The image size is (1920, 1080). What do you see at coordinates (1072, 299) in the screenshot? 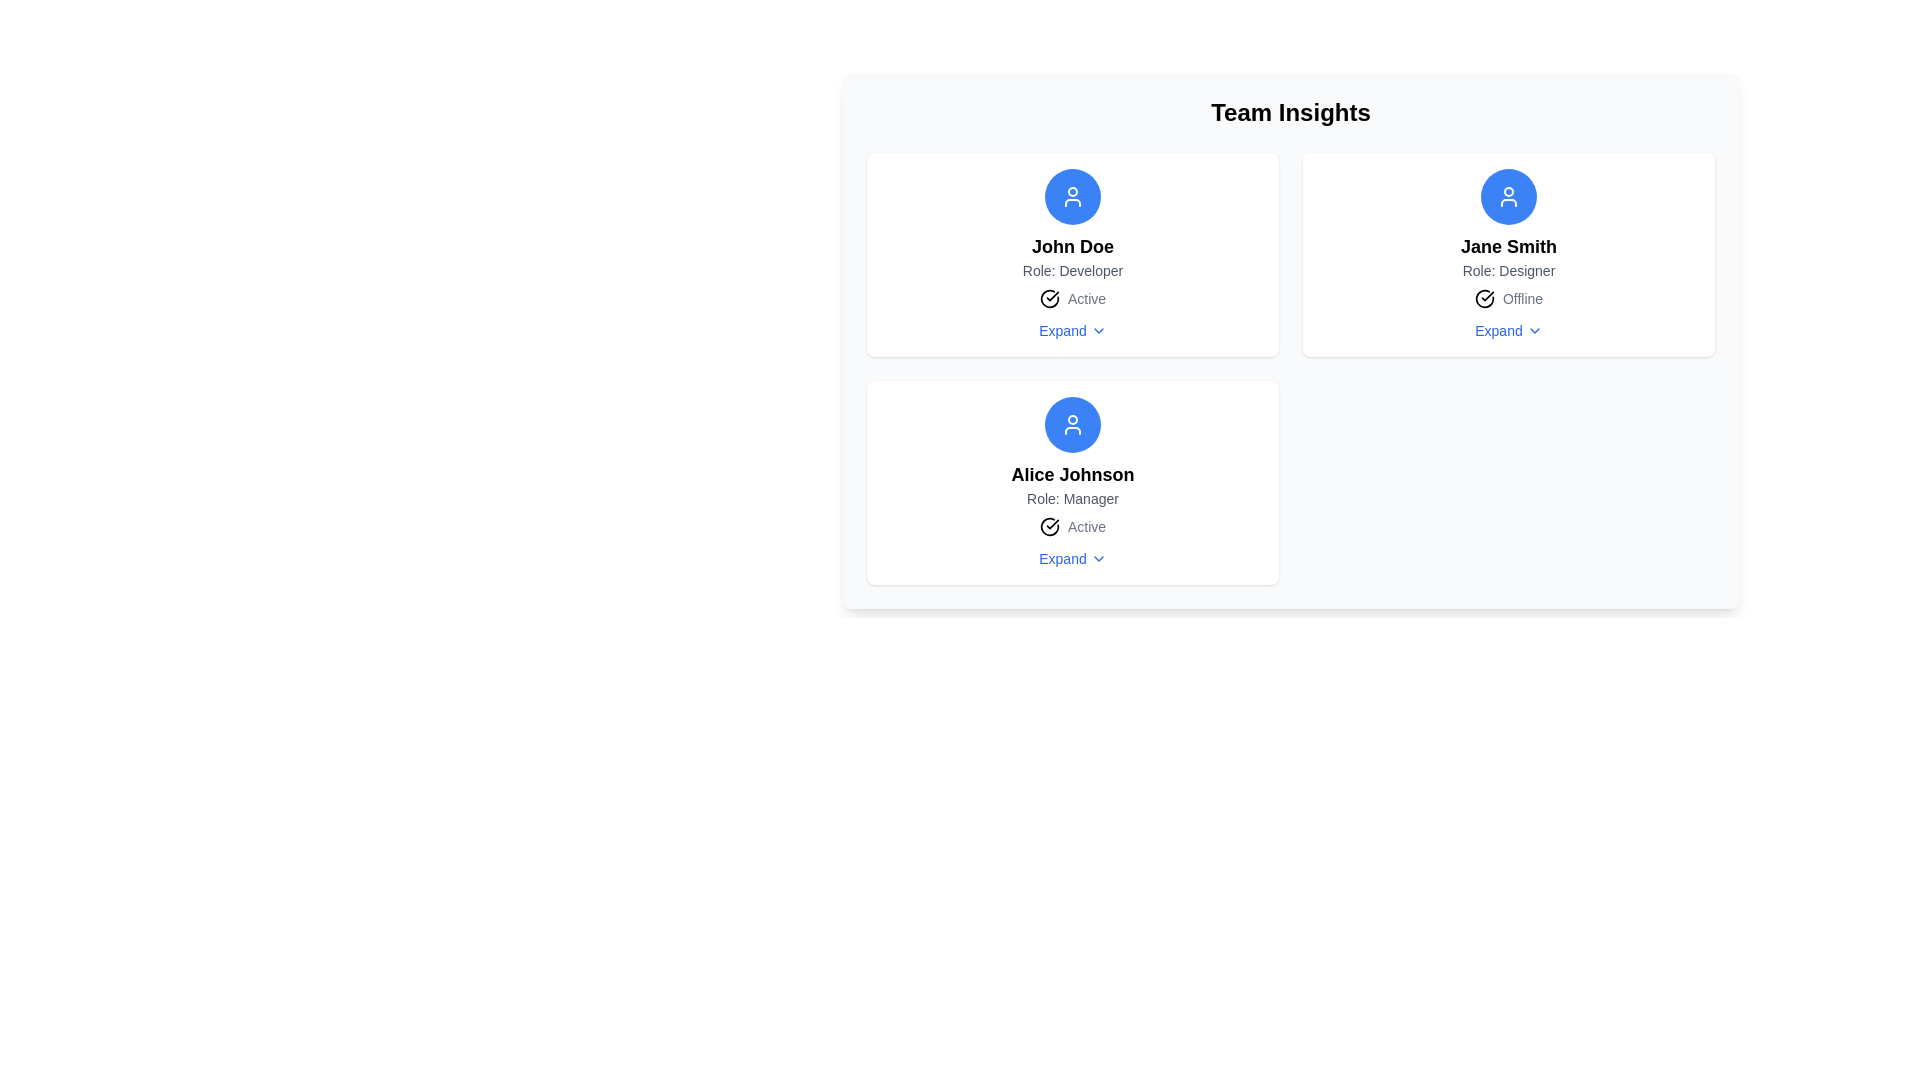
I see `the green circular Status Indicator with a checkmark indicating 'Active' located within John Doe's profile card` at bounding box center [1072, 299].